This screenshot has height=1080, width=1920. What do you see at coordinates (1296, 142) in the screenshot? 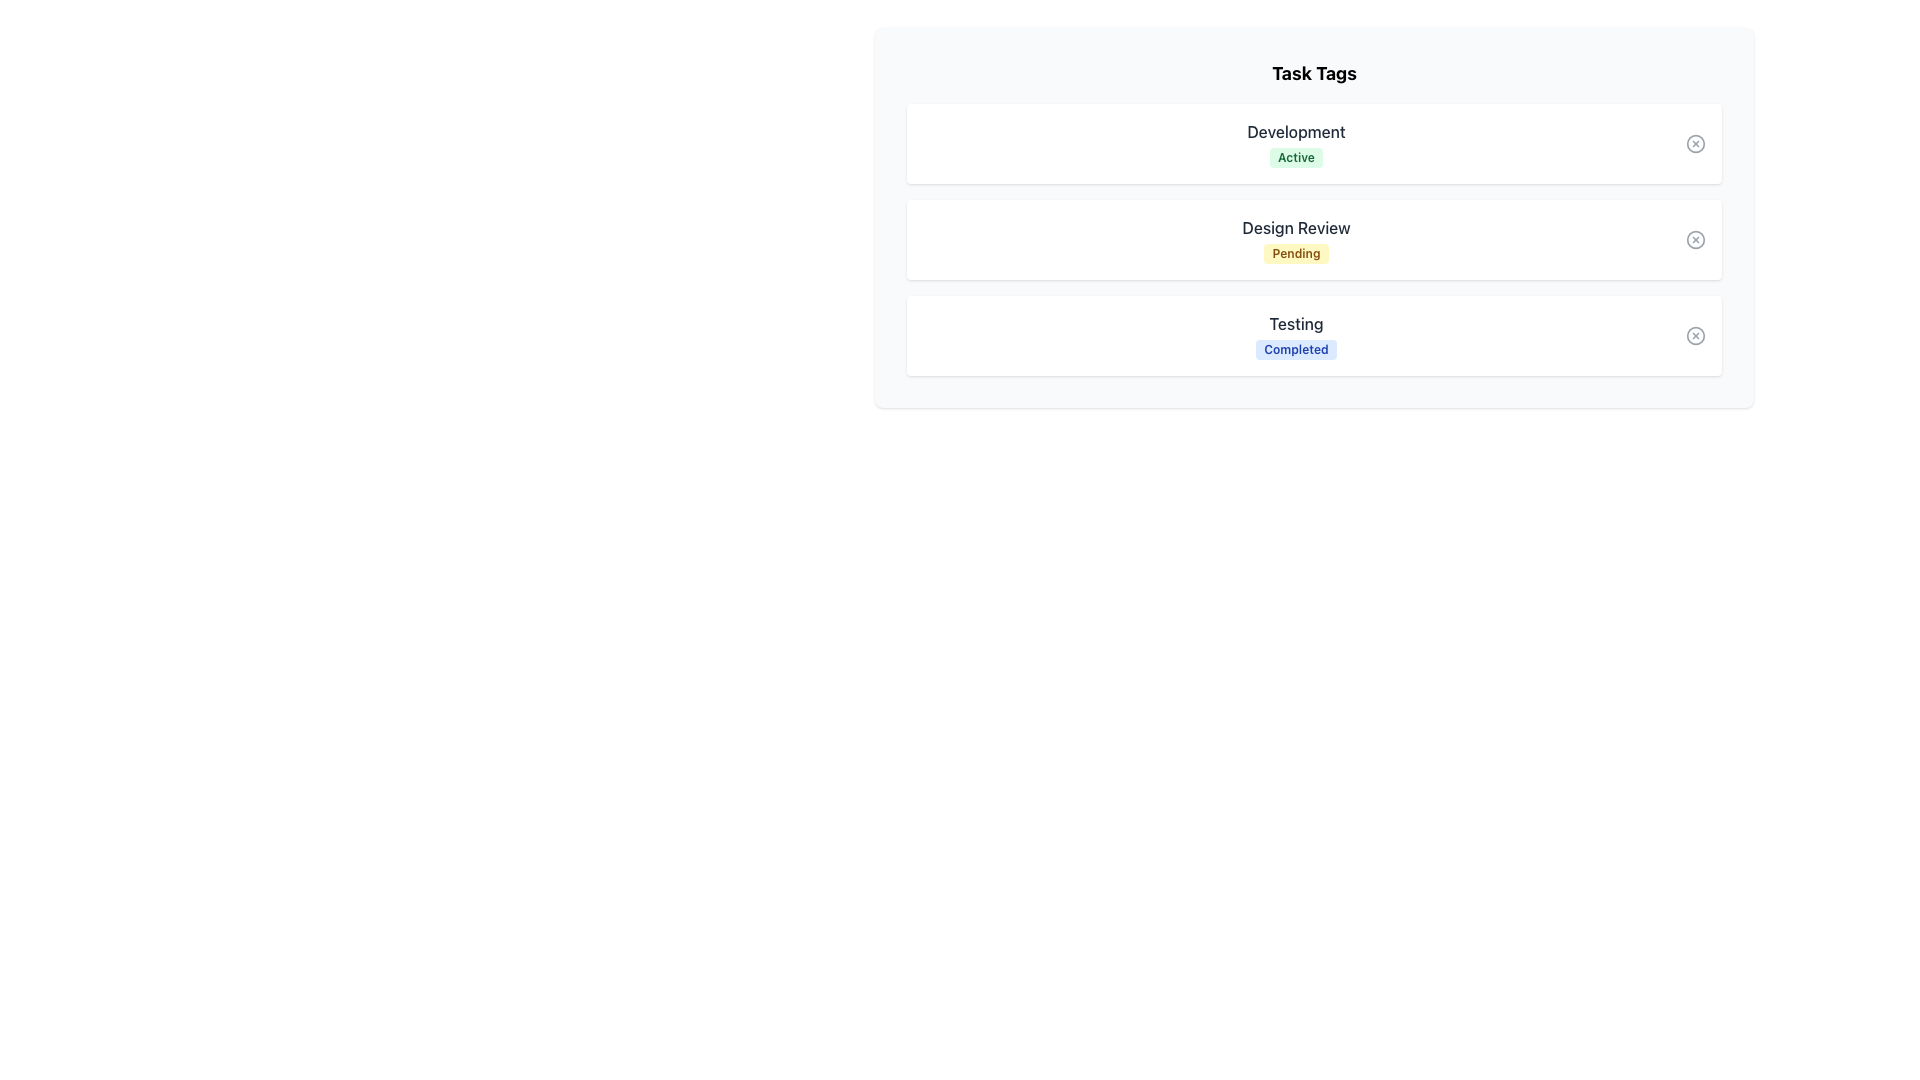
I see `text and status displayed on the 'Development' task label with status 'Active' located in the 'Task Tags' header group` at bounding box center [1296, 142].